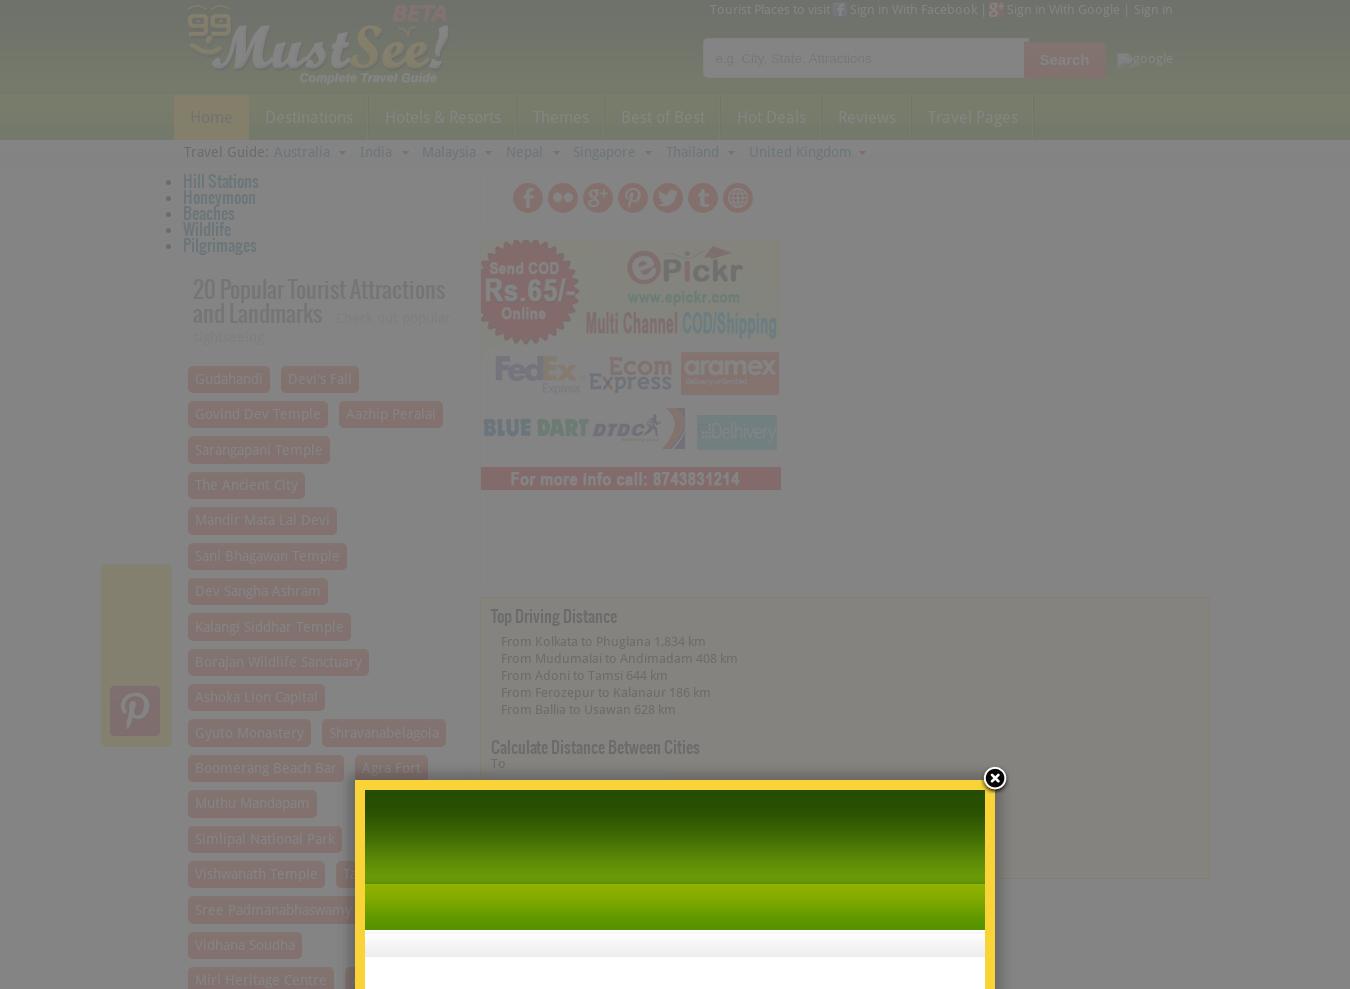 This screenshot has height=989, width=1350. What do you see at coordinates (276, 660) in the screenshot?
I see `'Borajan Wildlife Sanctuary'` at bounding box center [276, 660].